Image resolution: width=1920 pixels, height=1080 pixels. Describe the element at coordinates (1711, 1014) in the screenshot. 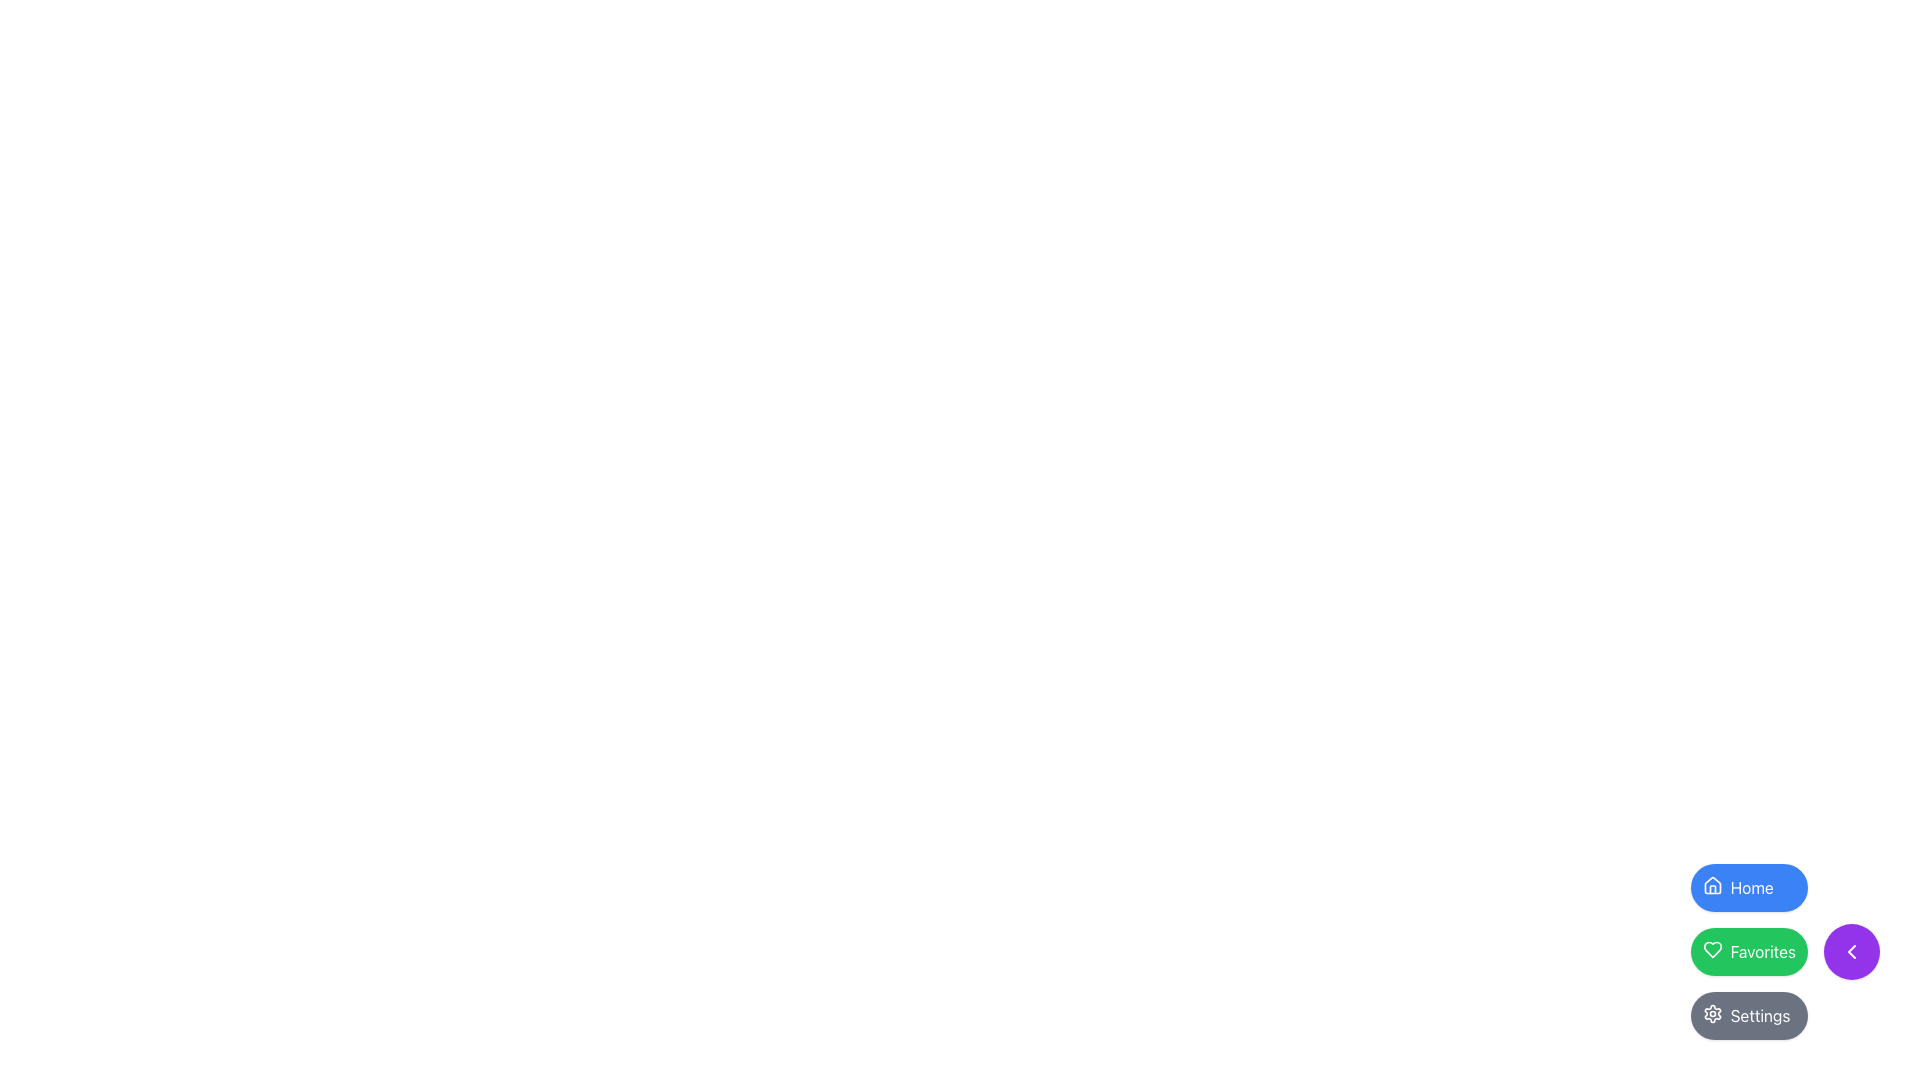

I see `the gear icon within the 'Settings' button located in the bottom right of the interface` at that location.